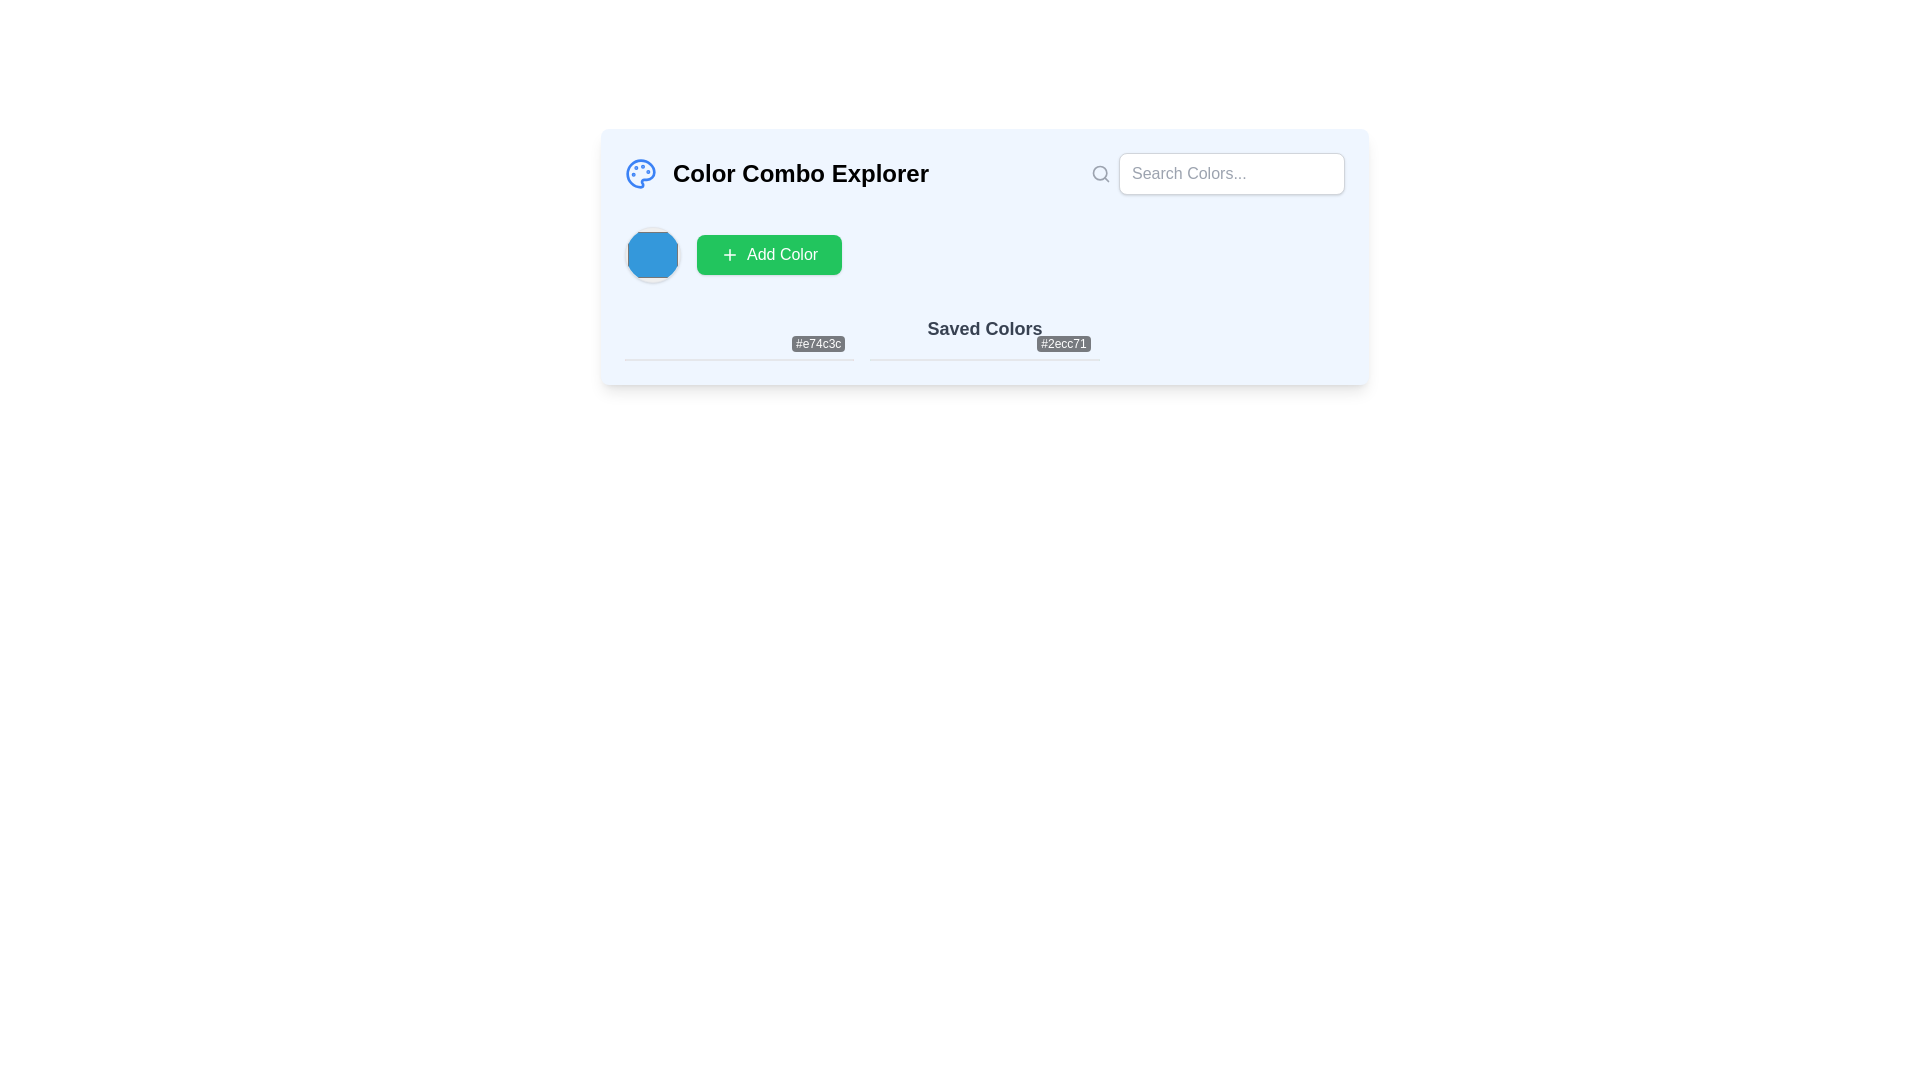  Describe the element at coordinates (1217, 172) in the screenshot. I see `the Search bar located at the top-right corner of the 'Color Combo Explorer' header` at that location.